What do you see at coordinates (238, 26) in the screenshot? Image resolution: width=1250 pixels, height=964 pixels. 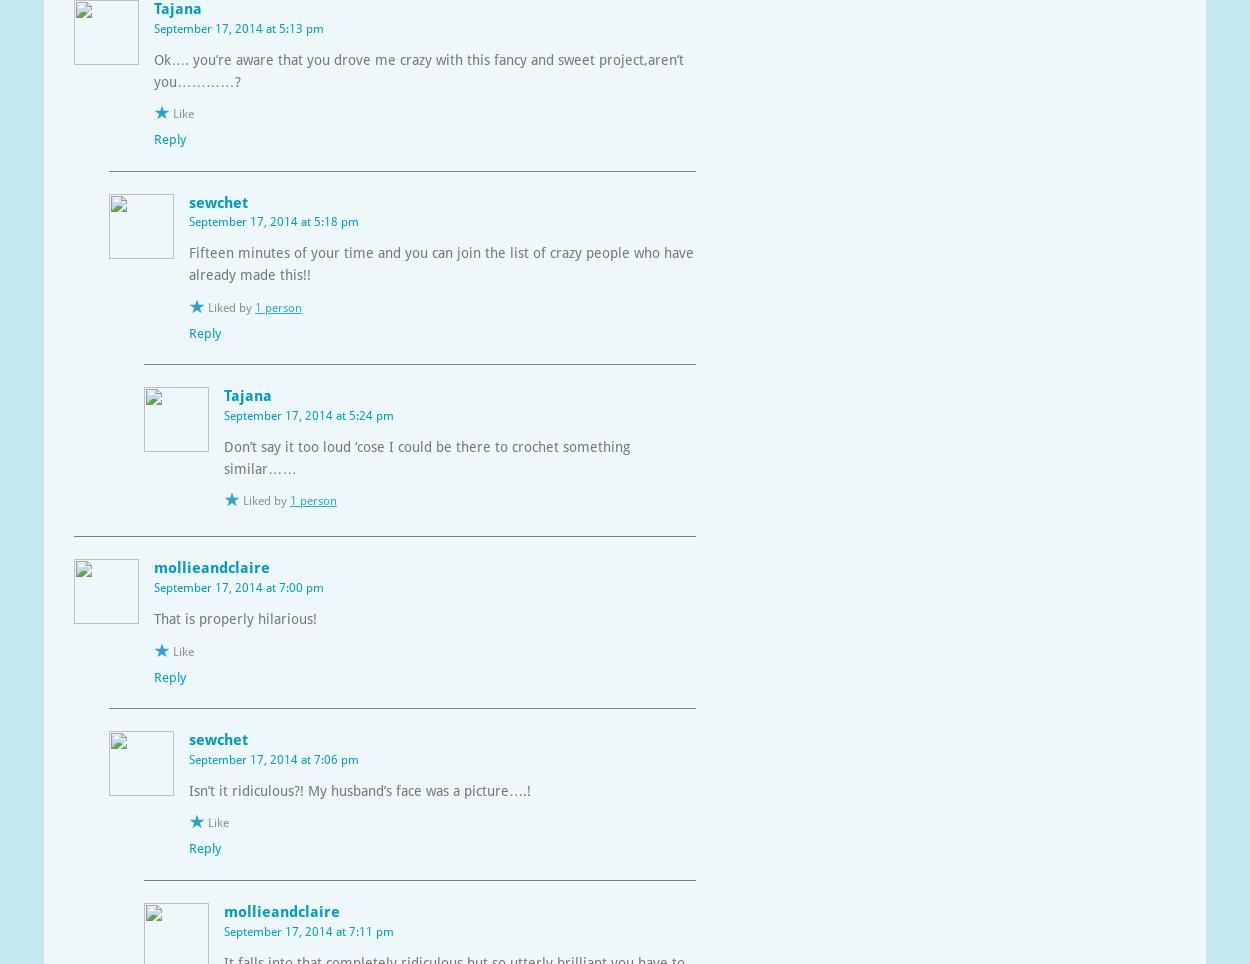 I see `'September 17, 2014 at 5:13 pm'` at bounding box center [238, 26].